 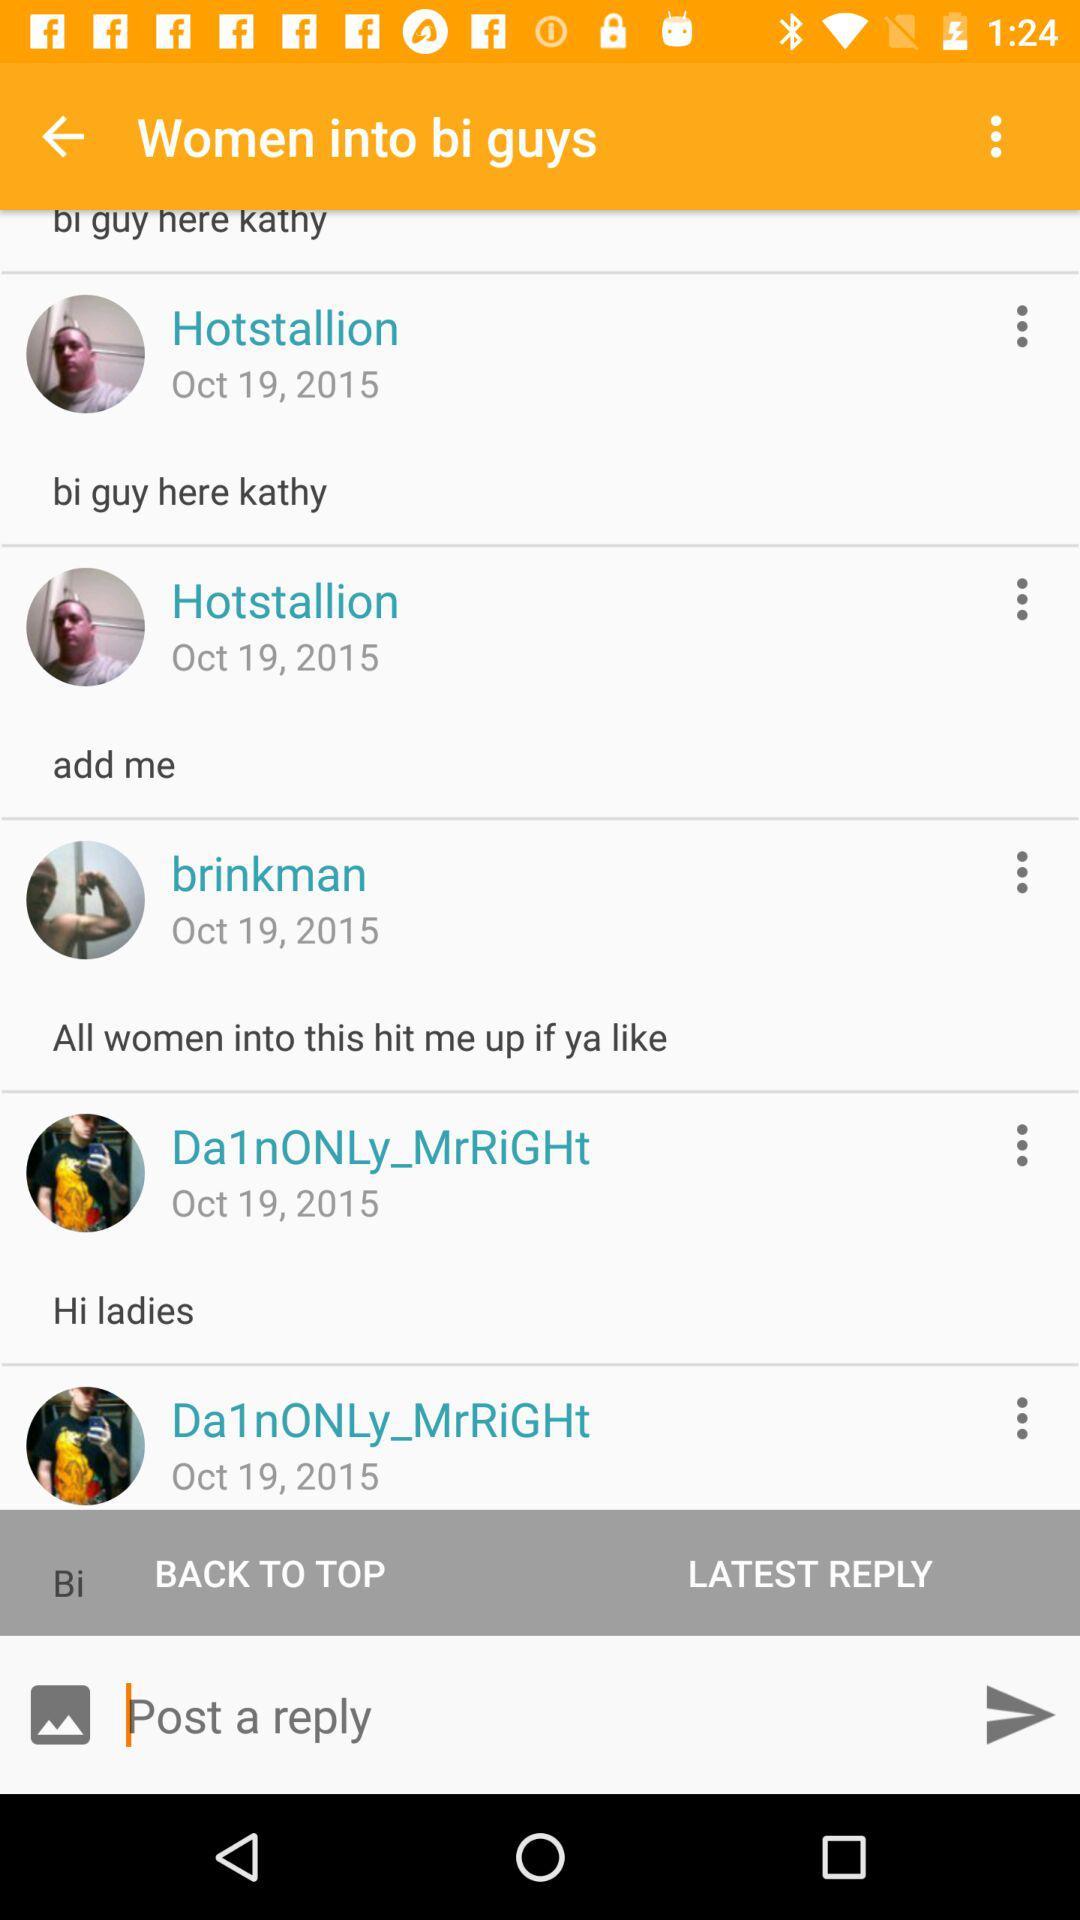 I want to click on open profile, so click(x=84, y=354).